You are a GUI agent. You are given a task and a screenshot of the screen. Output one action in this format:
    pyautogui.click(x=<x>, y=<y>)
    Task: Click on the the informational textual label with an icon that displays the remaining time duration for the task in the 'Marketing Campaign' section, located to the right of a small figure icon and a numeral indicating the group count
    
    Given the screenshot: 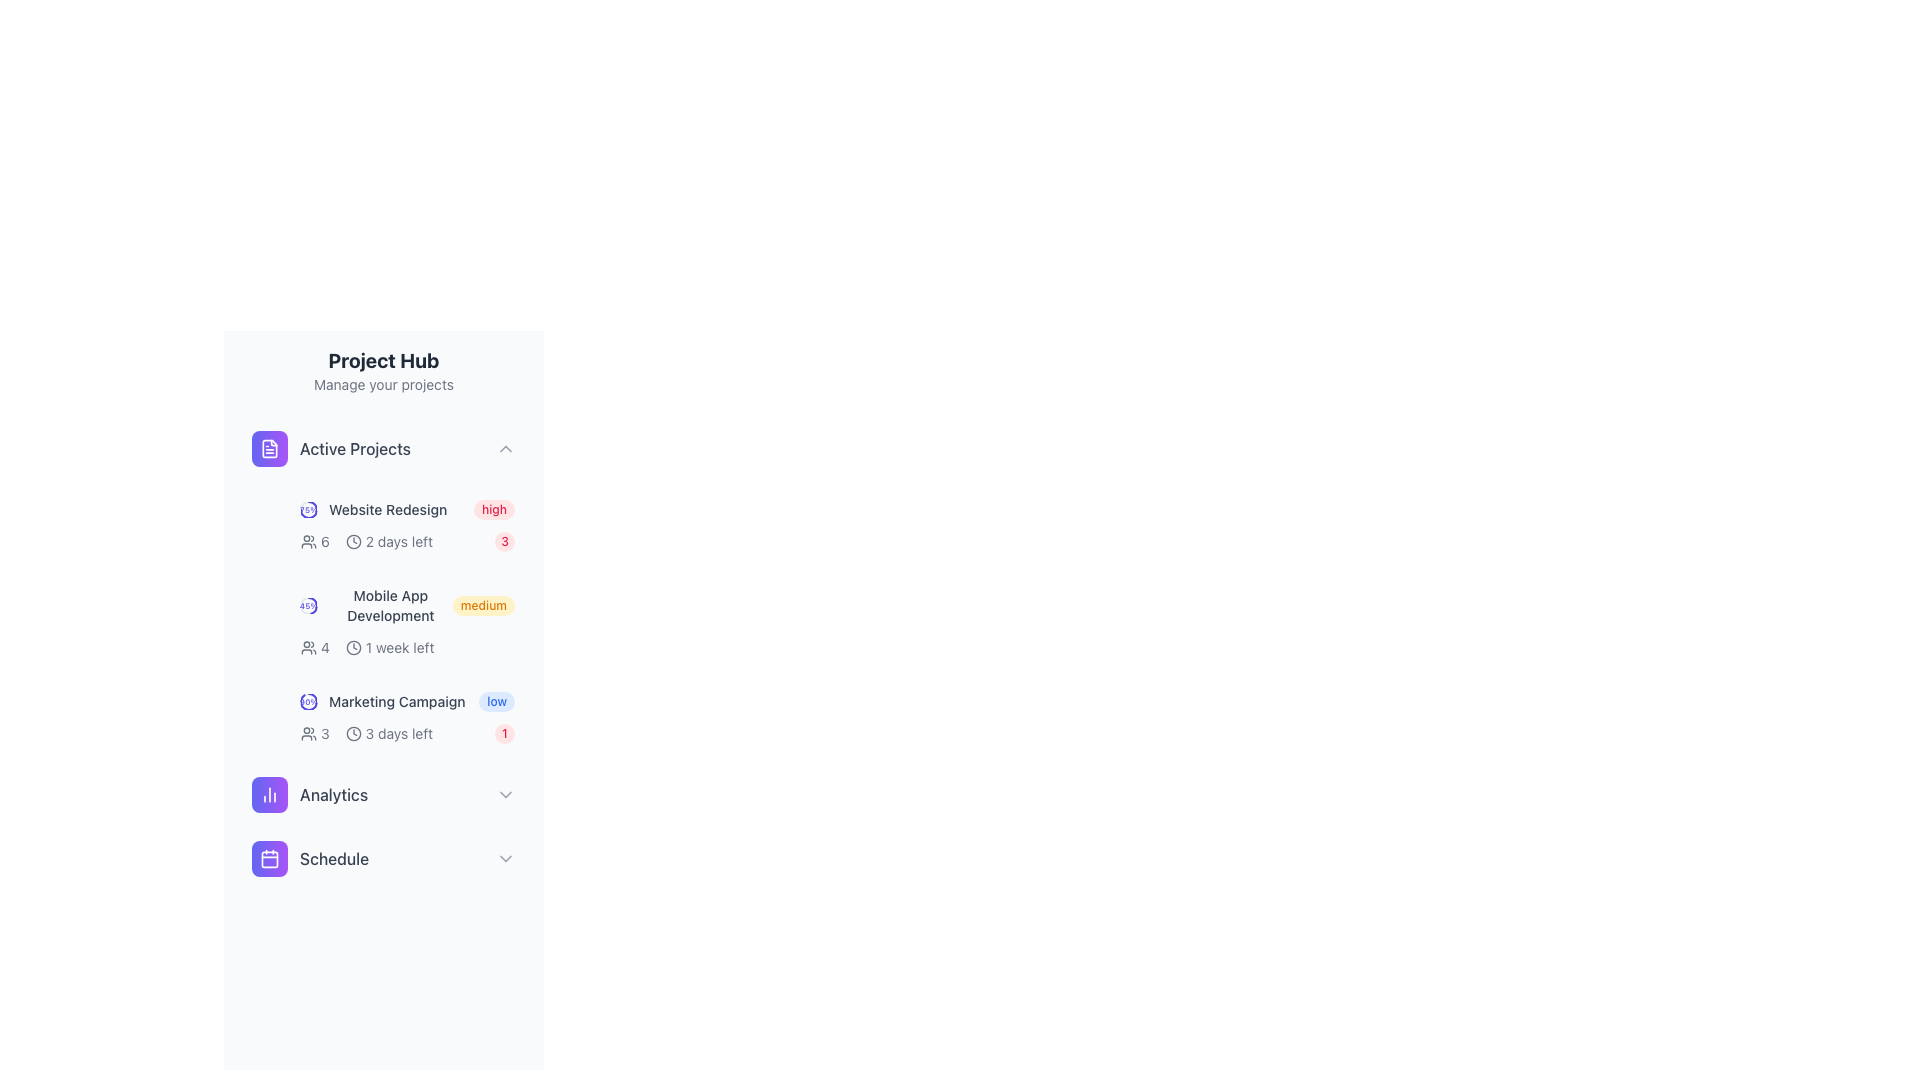 What is the action you would take?
    pyautogui.click(x=367, y=733)
    